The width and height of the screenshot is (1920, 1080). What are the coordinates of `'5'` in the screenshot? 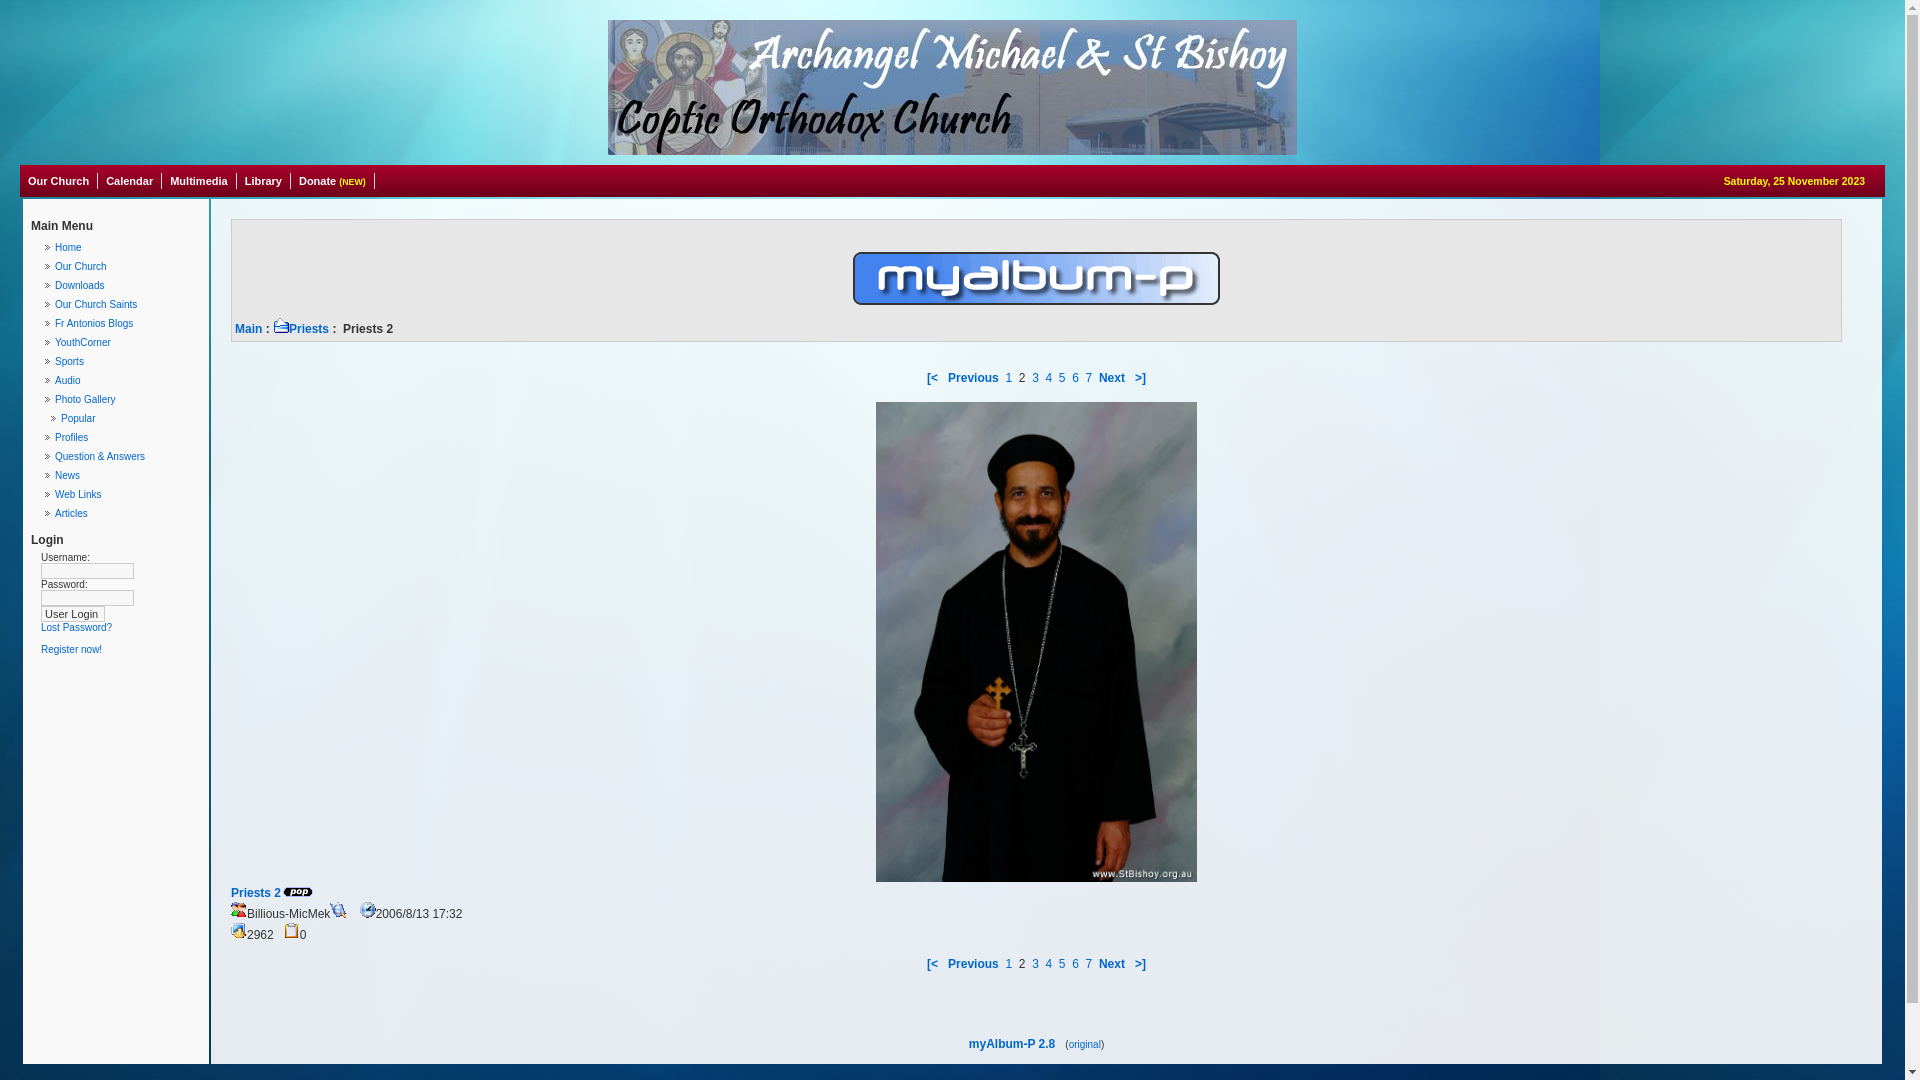 It's located at (1061, 963).